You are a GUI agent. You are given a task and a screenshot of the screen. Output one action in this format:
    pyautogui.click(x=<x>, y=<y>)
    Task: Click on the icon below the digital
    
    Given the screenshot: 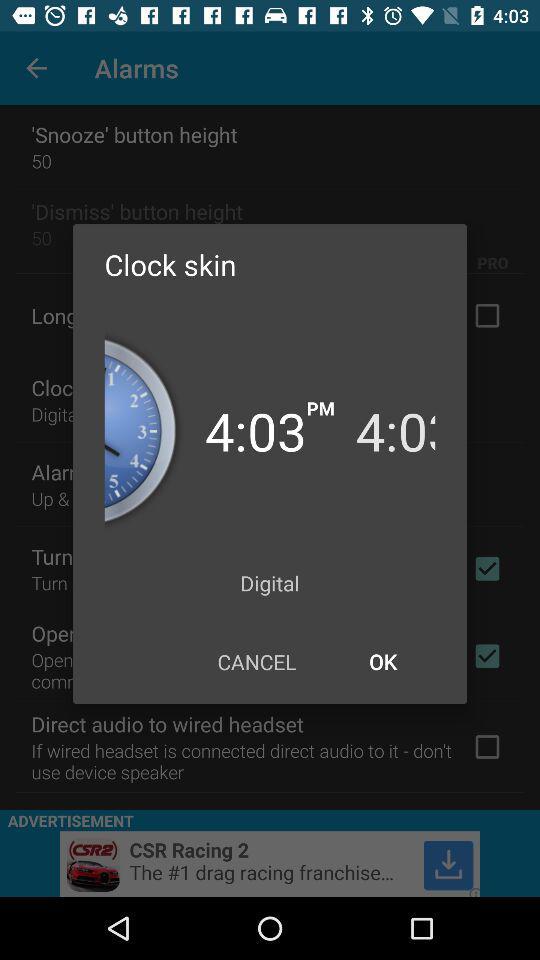 What is the action you would take?
    pyautogui.click(x=256, y=661)
    